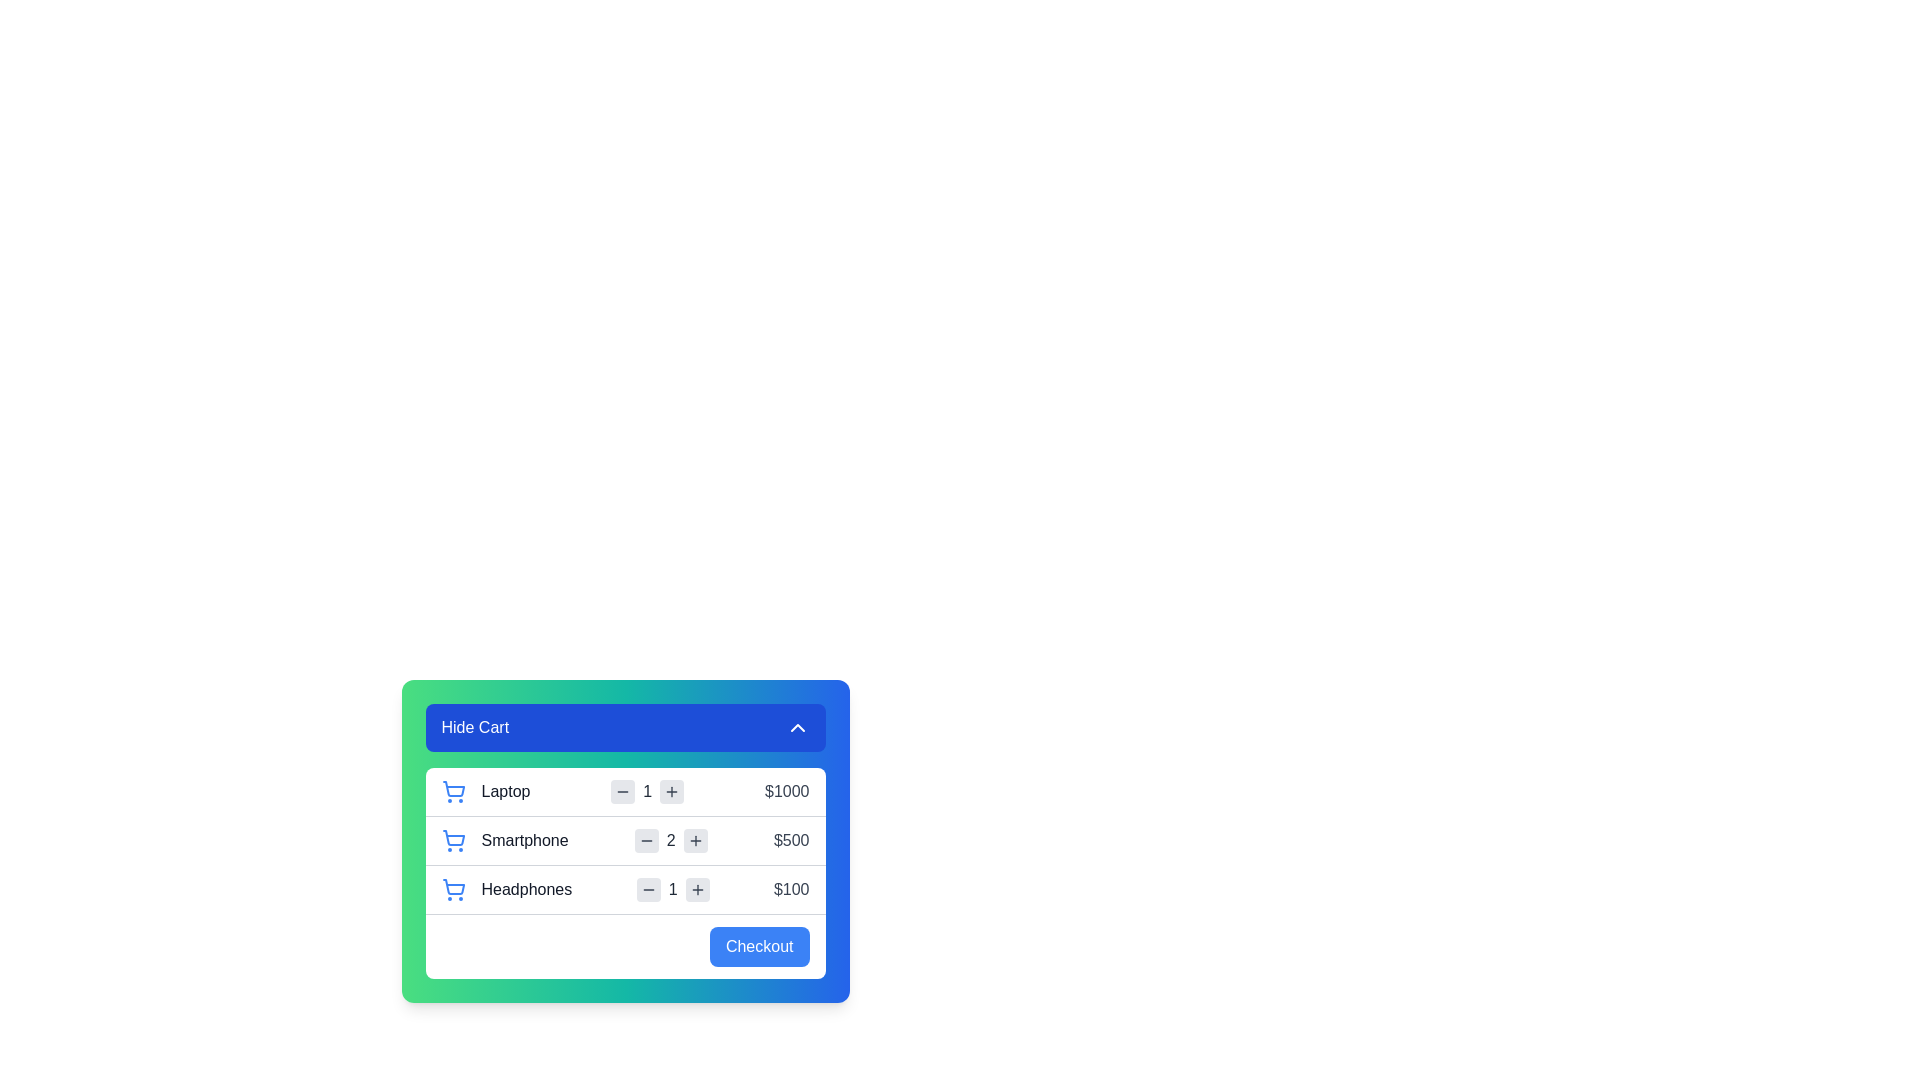 The image size is (1920, 1080). Describe the element at coordinates (452, 790) in the screenshot. I see `the shopping cart icon associated with the 'Laptop' item by moving the cursor to its center point` at that location.